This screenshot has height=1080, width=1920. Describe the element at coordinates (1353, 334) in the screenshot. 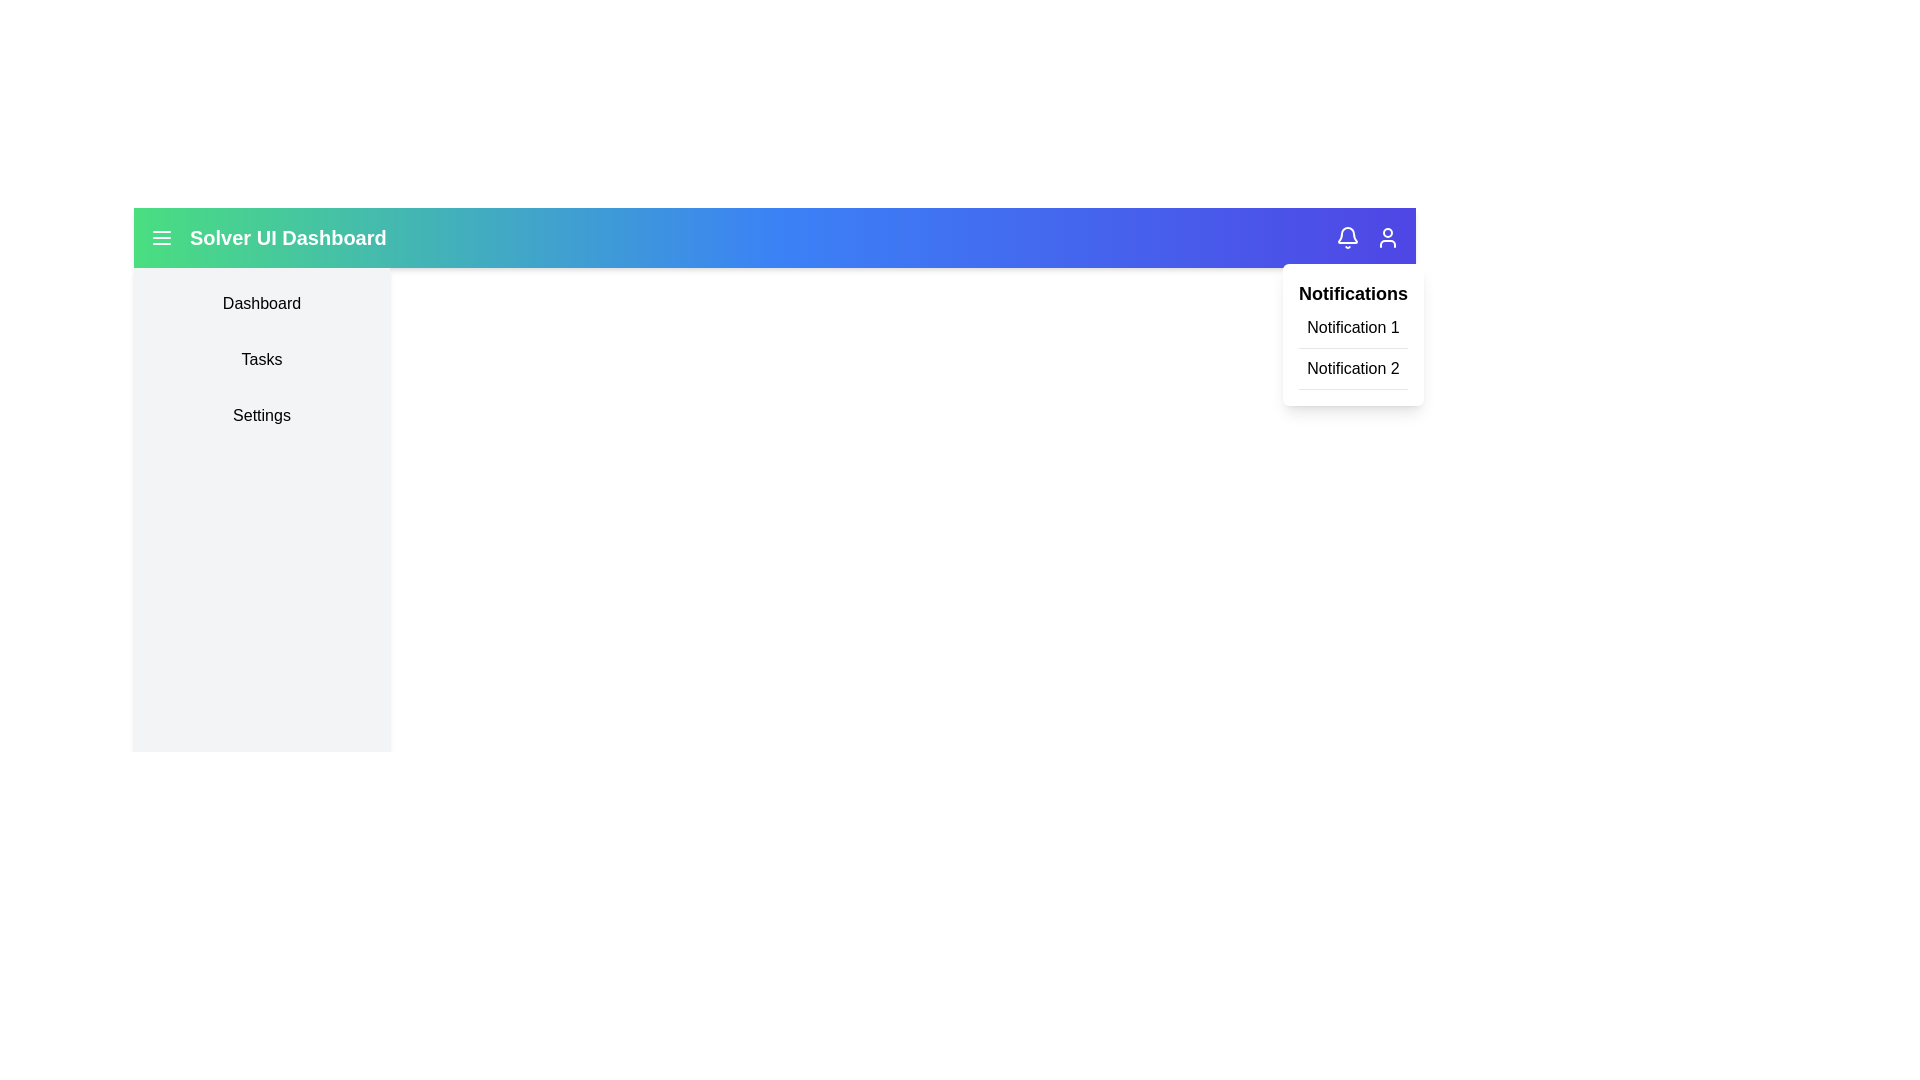

I see `the Notifications dropdown panel located at the top right corner of the interface, which contains a bold title and two notification items` at that location.